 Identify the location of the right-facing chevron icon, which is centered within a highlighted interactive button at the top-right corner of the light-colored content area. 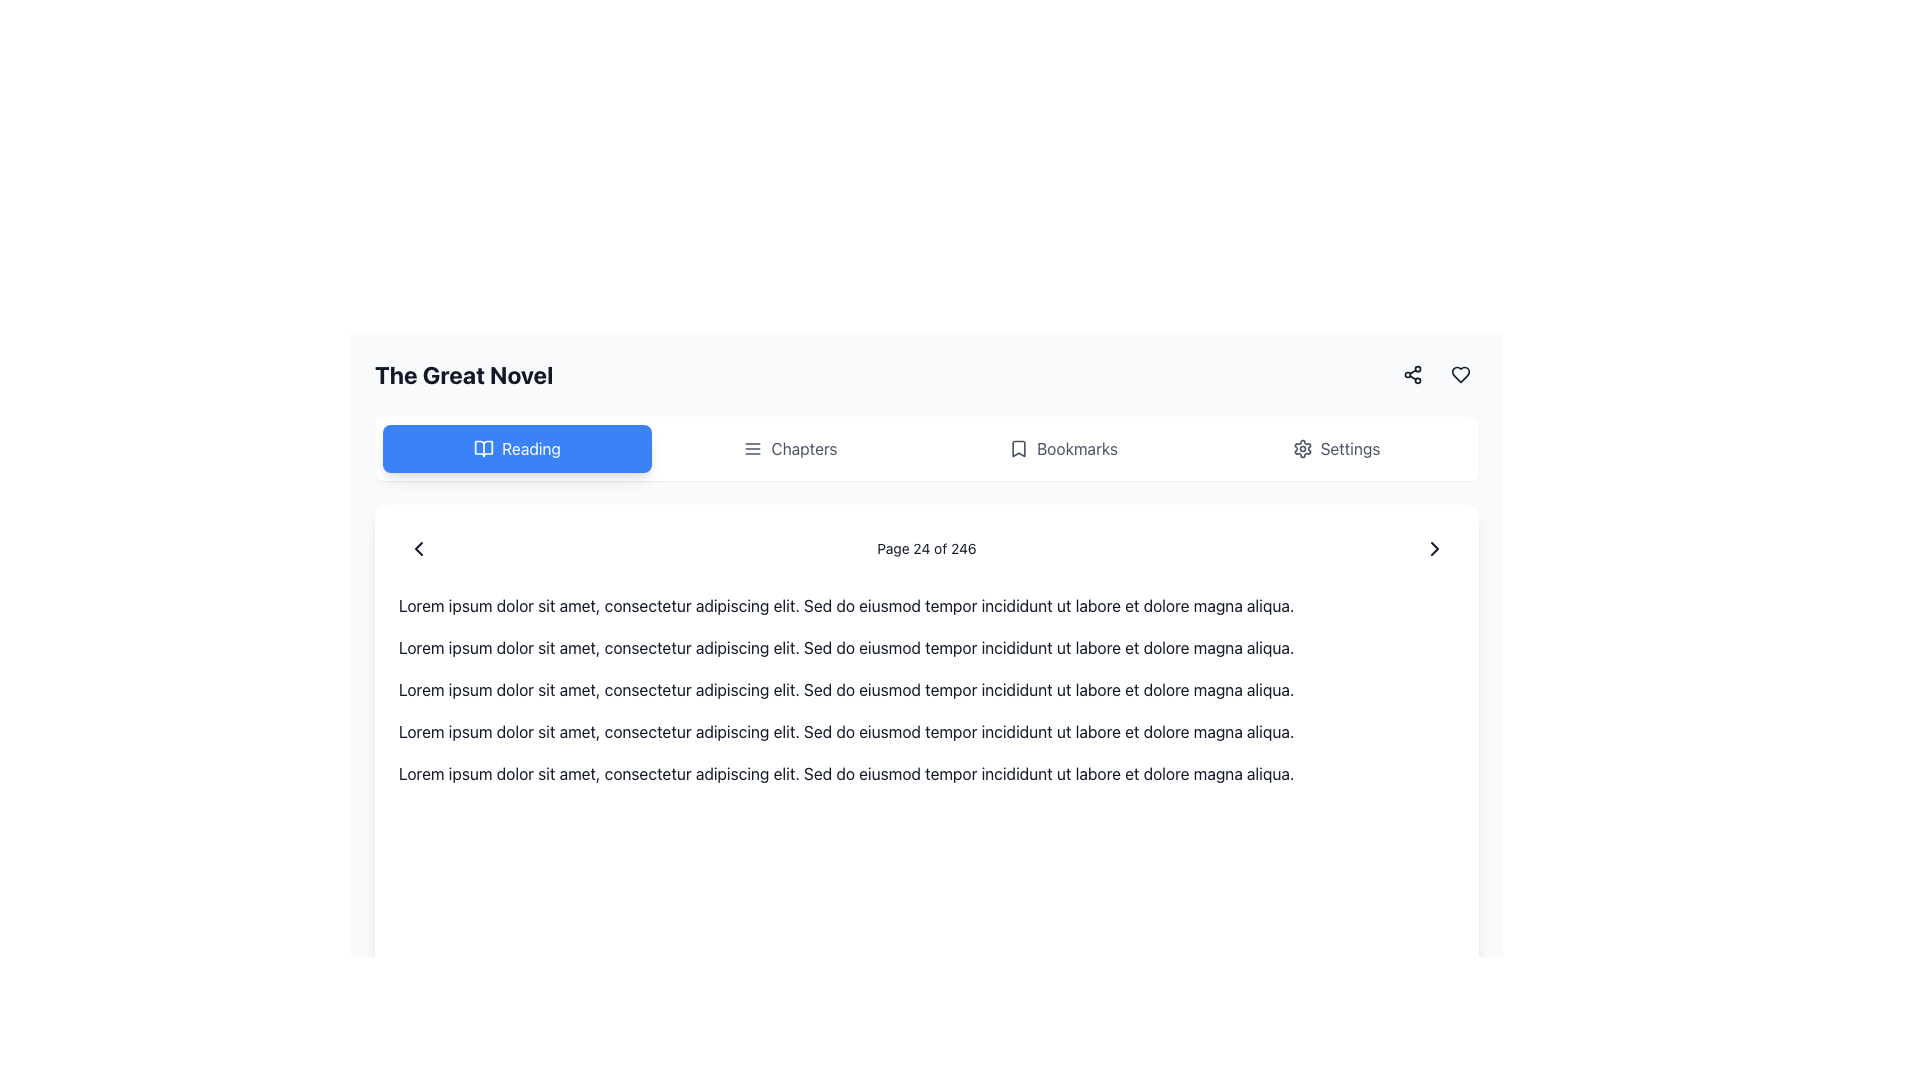
(1434, 548).